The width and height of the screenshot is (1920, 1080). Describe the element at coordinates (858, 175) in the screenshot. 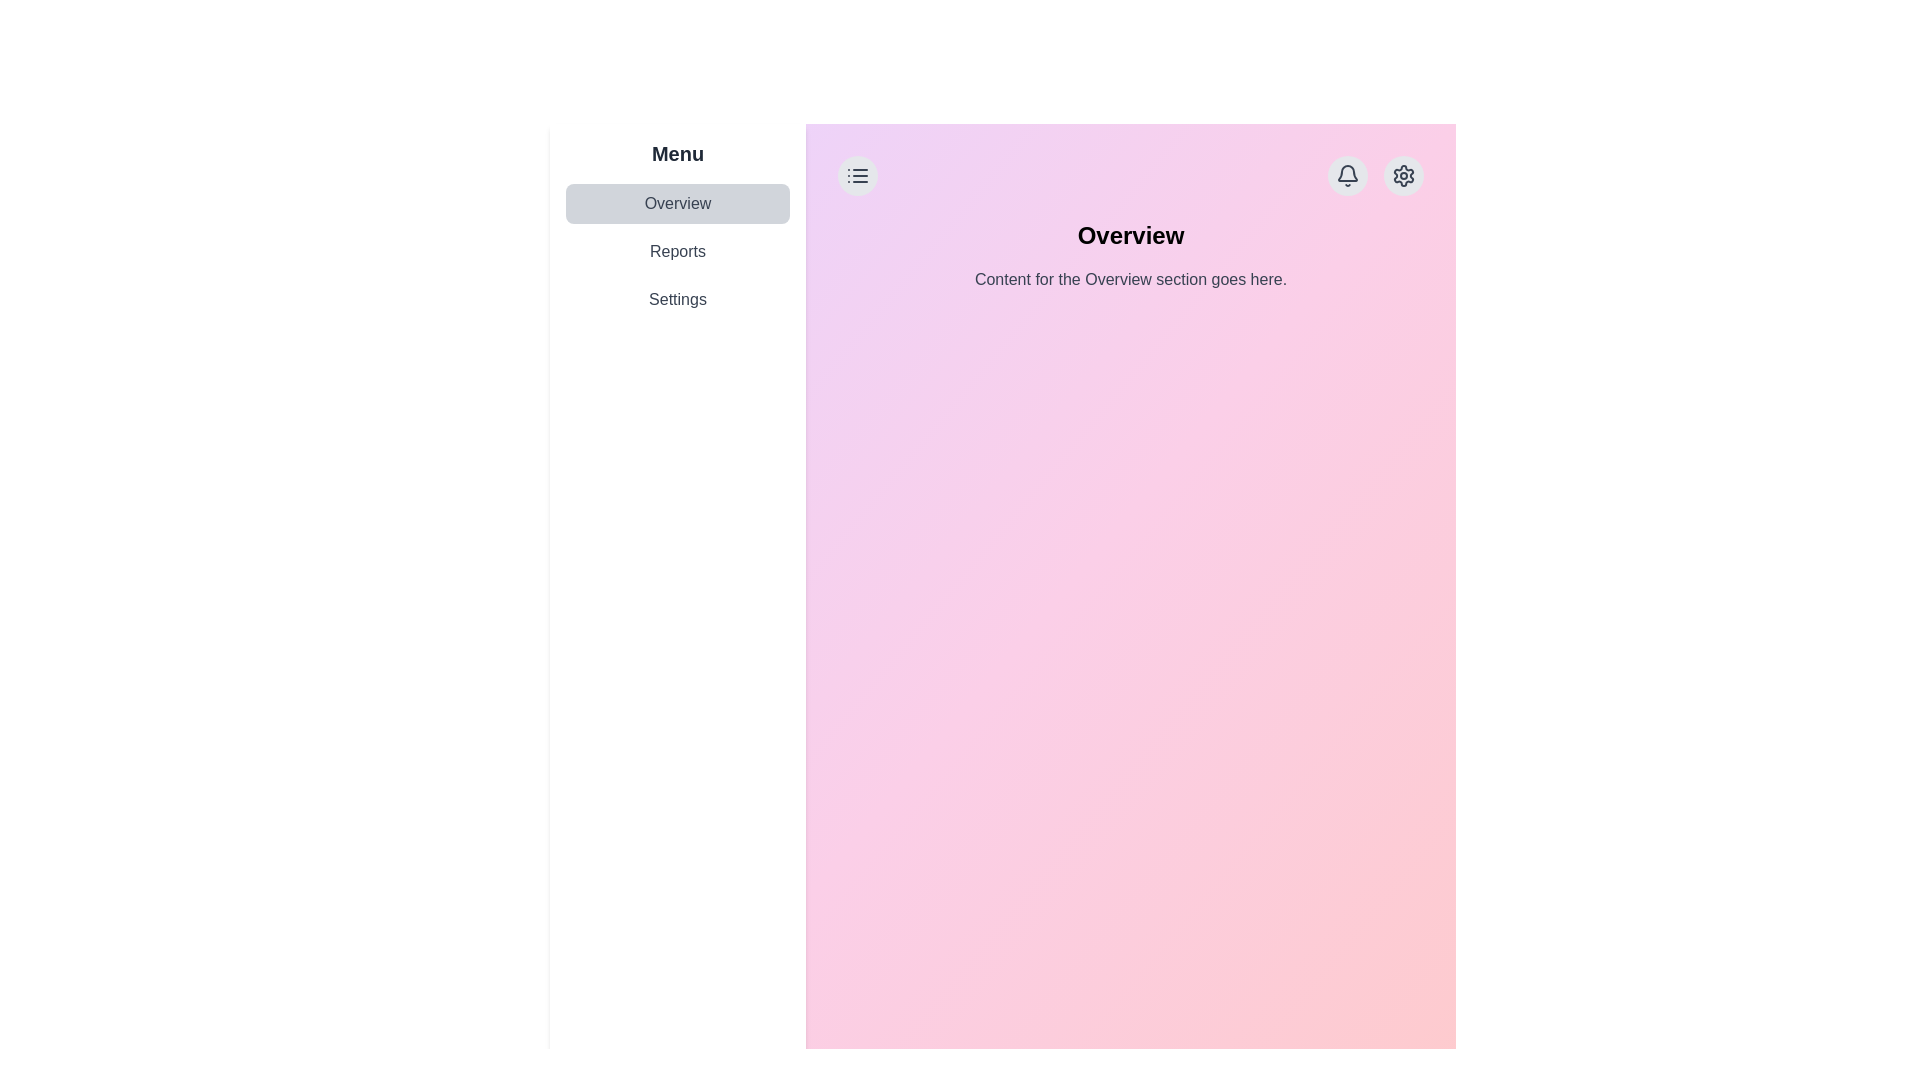

I see `the menu trigger button located at the top-left corner of the main content area` at that location.